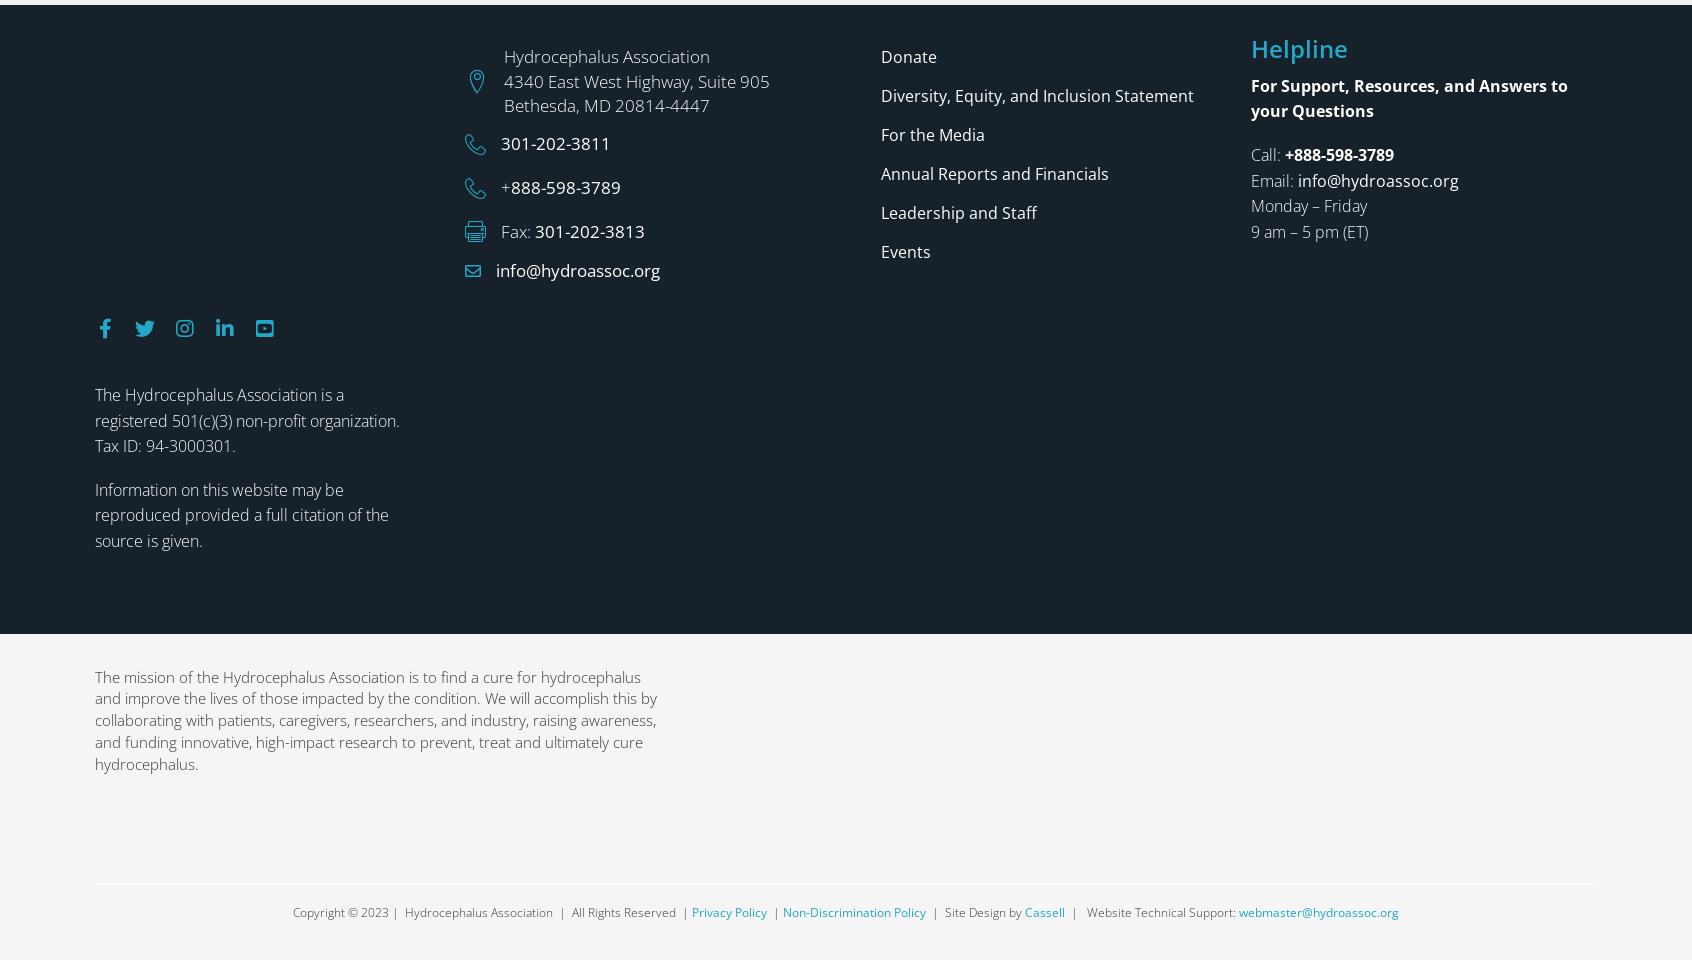 The width and height of the screenshot is (1692, 960). What do you see at coordinates (1043, 655) in the screenshot?
I see `'Cassell'` at bounding box center [1043, 655].